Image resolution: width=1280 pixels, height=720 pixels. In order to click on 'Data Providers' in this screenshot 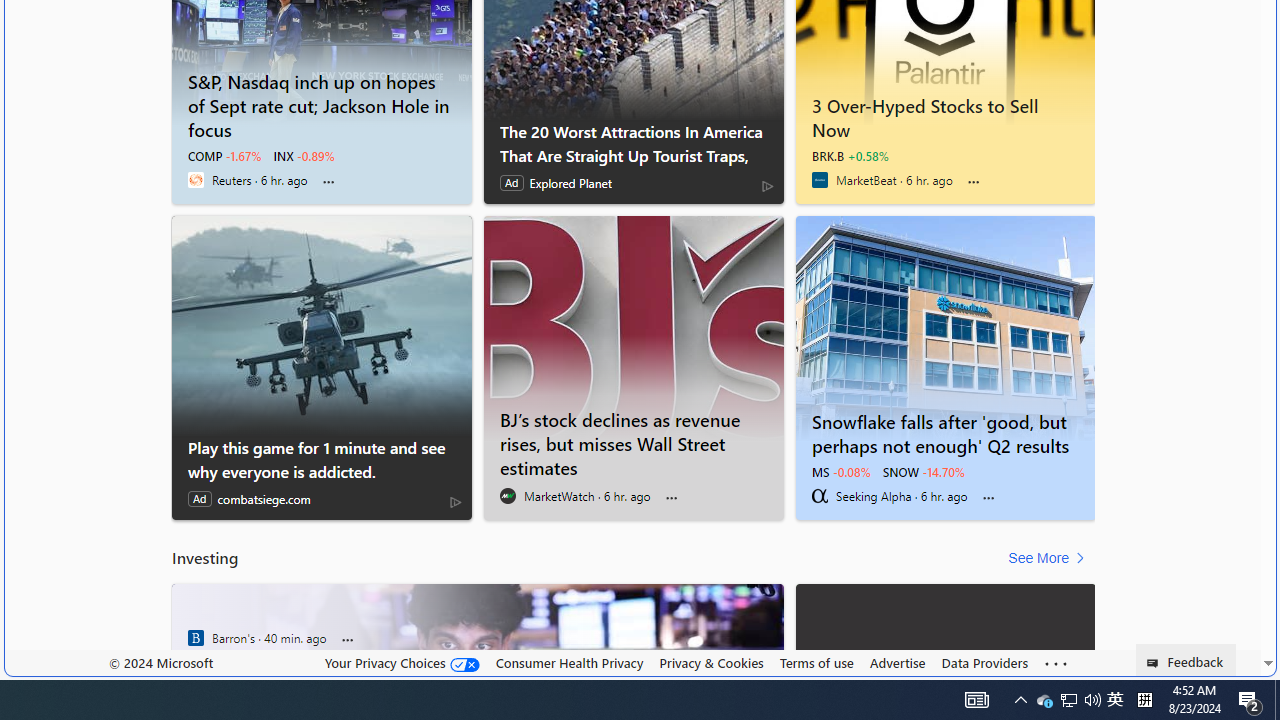, I will do `click(984, 663)`.